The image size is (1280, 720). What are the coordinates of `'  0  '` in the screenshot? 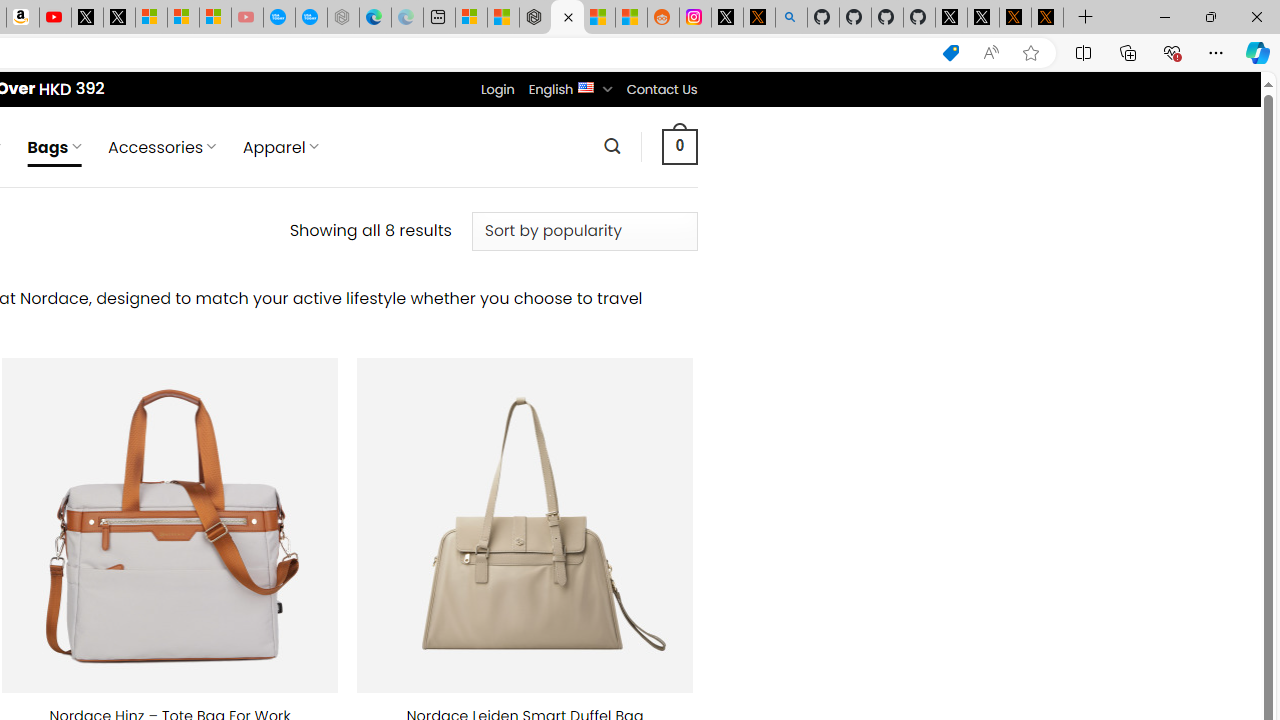 It's located at (679, 145).